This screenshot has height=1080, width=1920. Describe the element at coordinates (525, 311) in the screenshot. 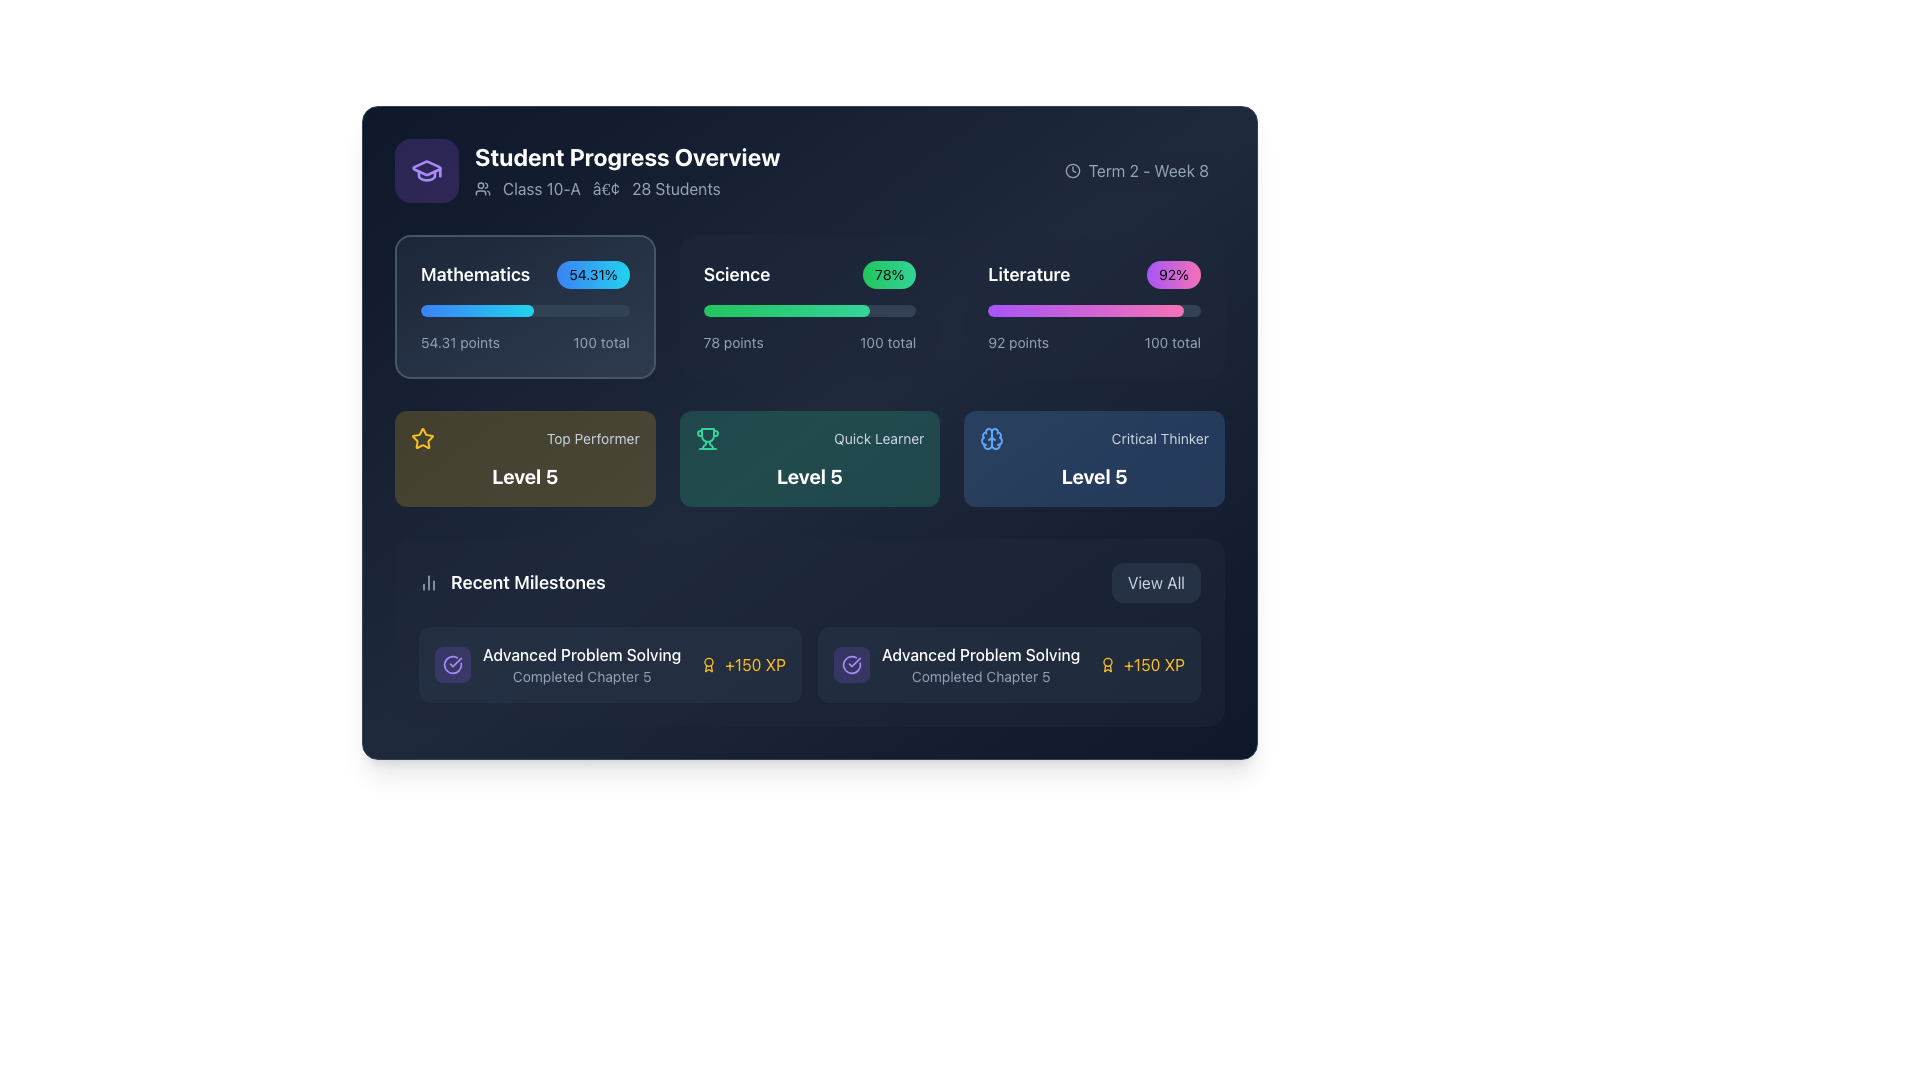

I see `the progress bar representing the progress of 'Mathematics', located centrally beneath the labels 'Mathematics' and '54.31%', and above the summaries '54.31 points' and '100 total'` at that location.